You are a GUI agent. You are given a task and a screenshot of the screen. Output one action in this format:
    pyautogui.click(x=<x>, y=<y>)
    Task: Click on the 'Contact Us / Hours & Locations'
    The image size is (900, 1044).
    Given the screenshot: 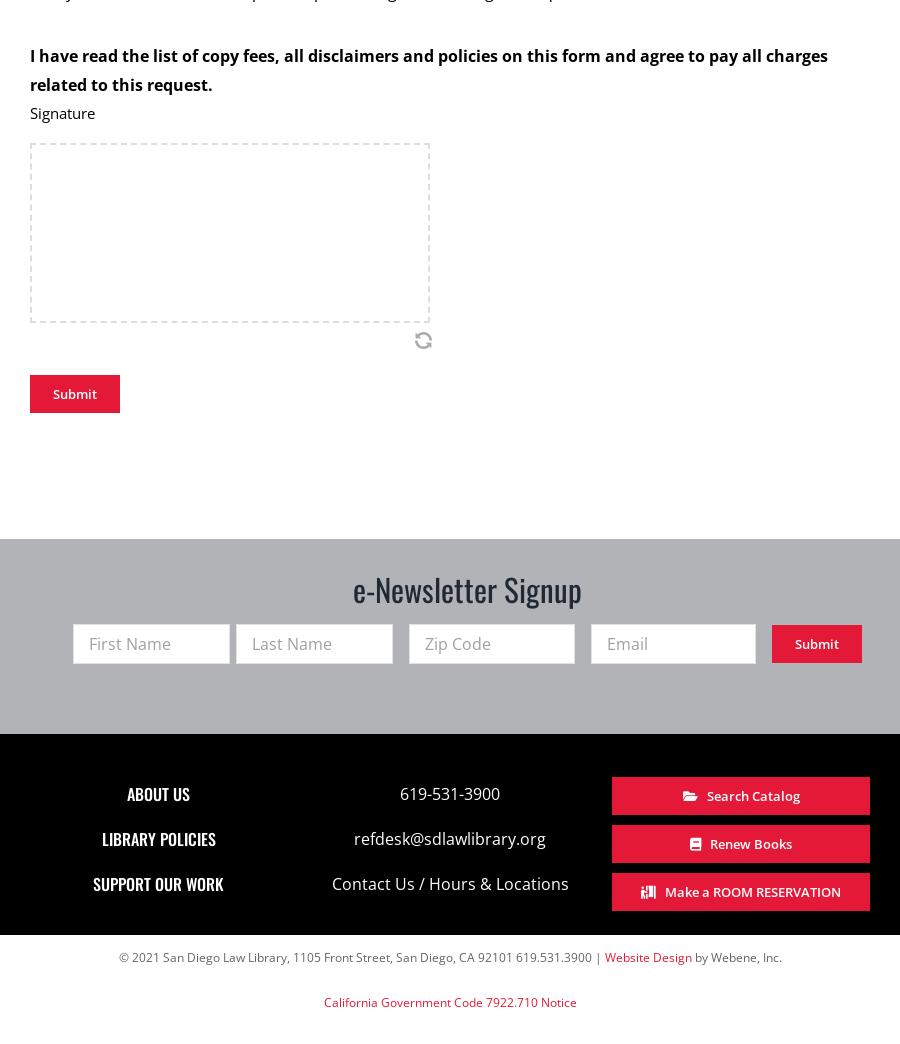 What is the action you would take?
    pyautogui.click(x=449, y=883)
    